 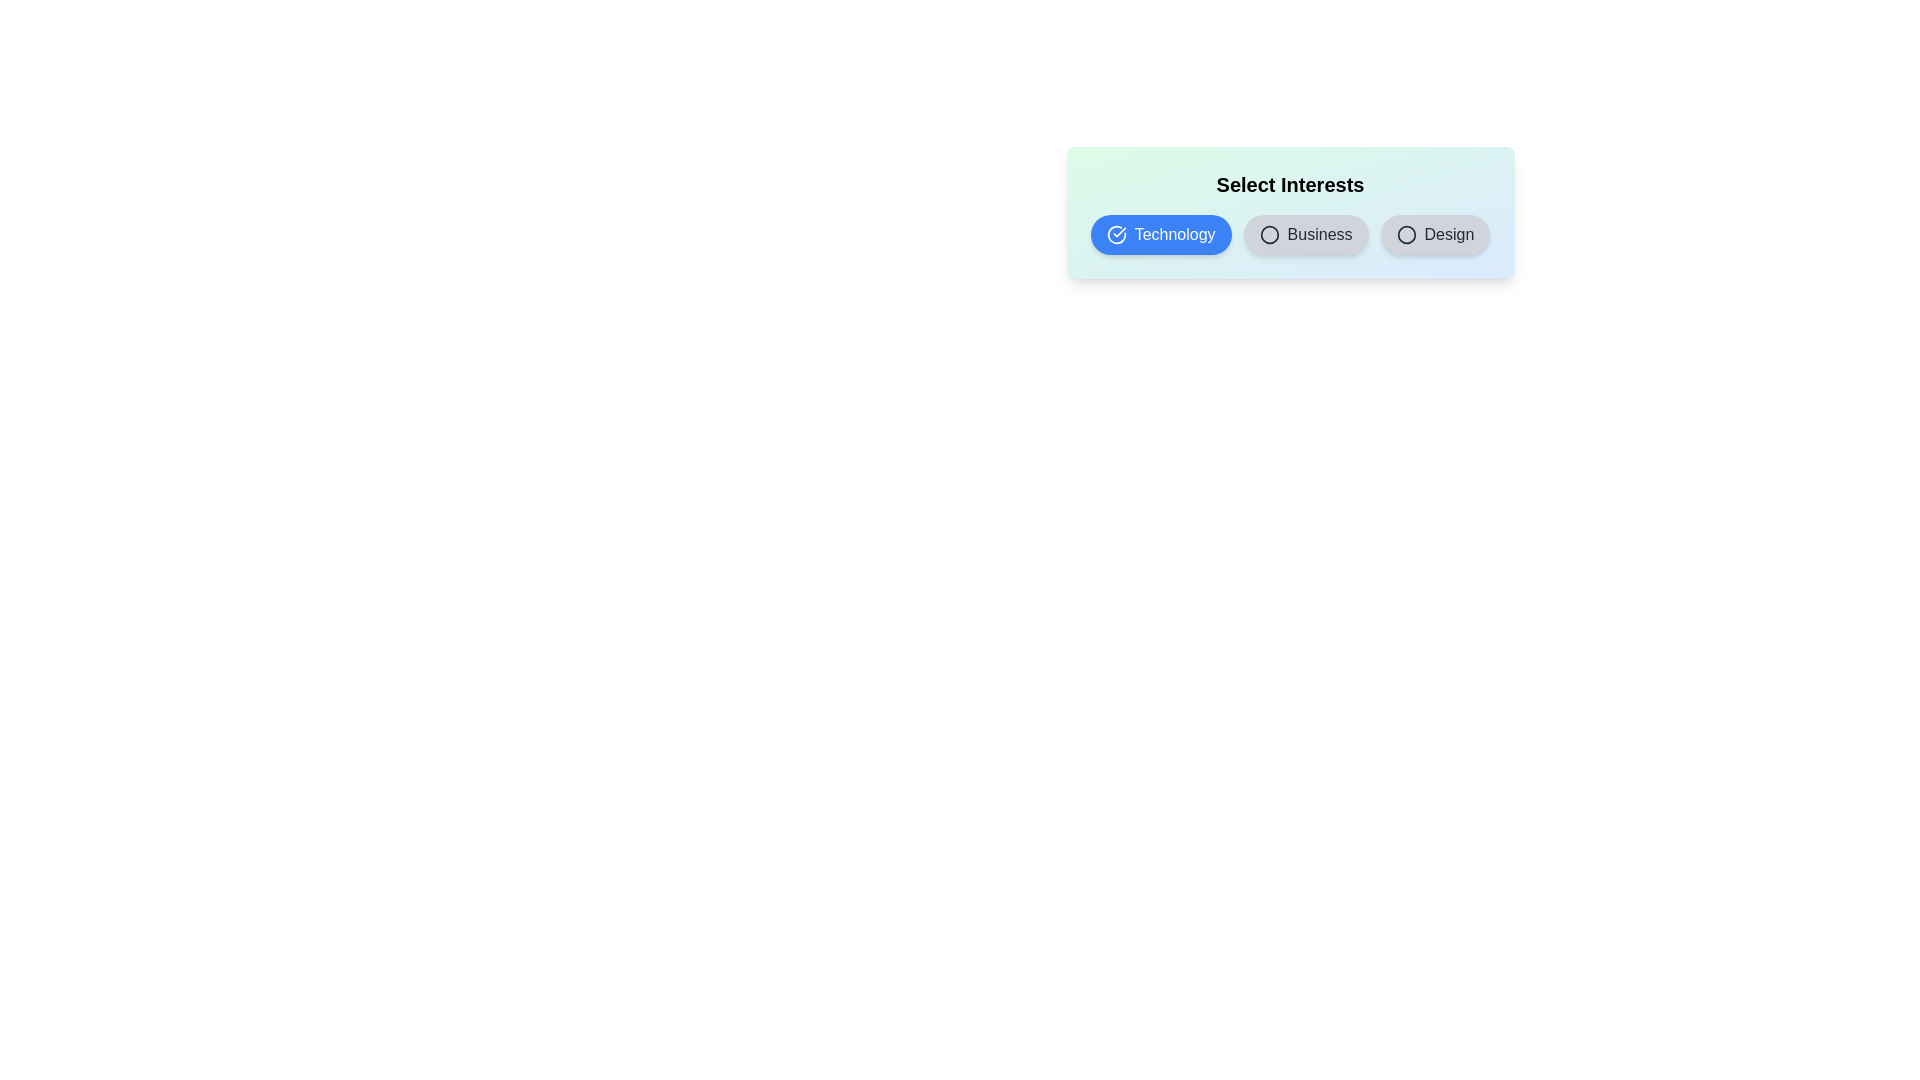 I want to click on the tag Technology, so click(x=1161, y=234).